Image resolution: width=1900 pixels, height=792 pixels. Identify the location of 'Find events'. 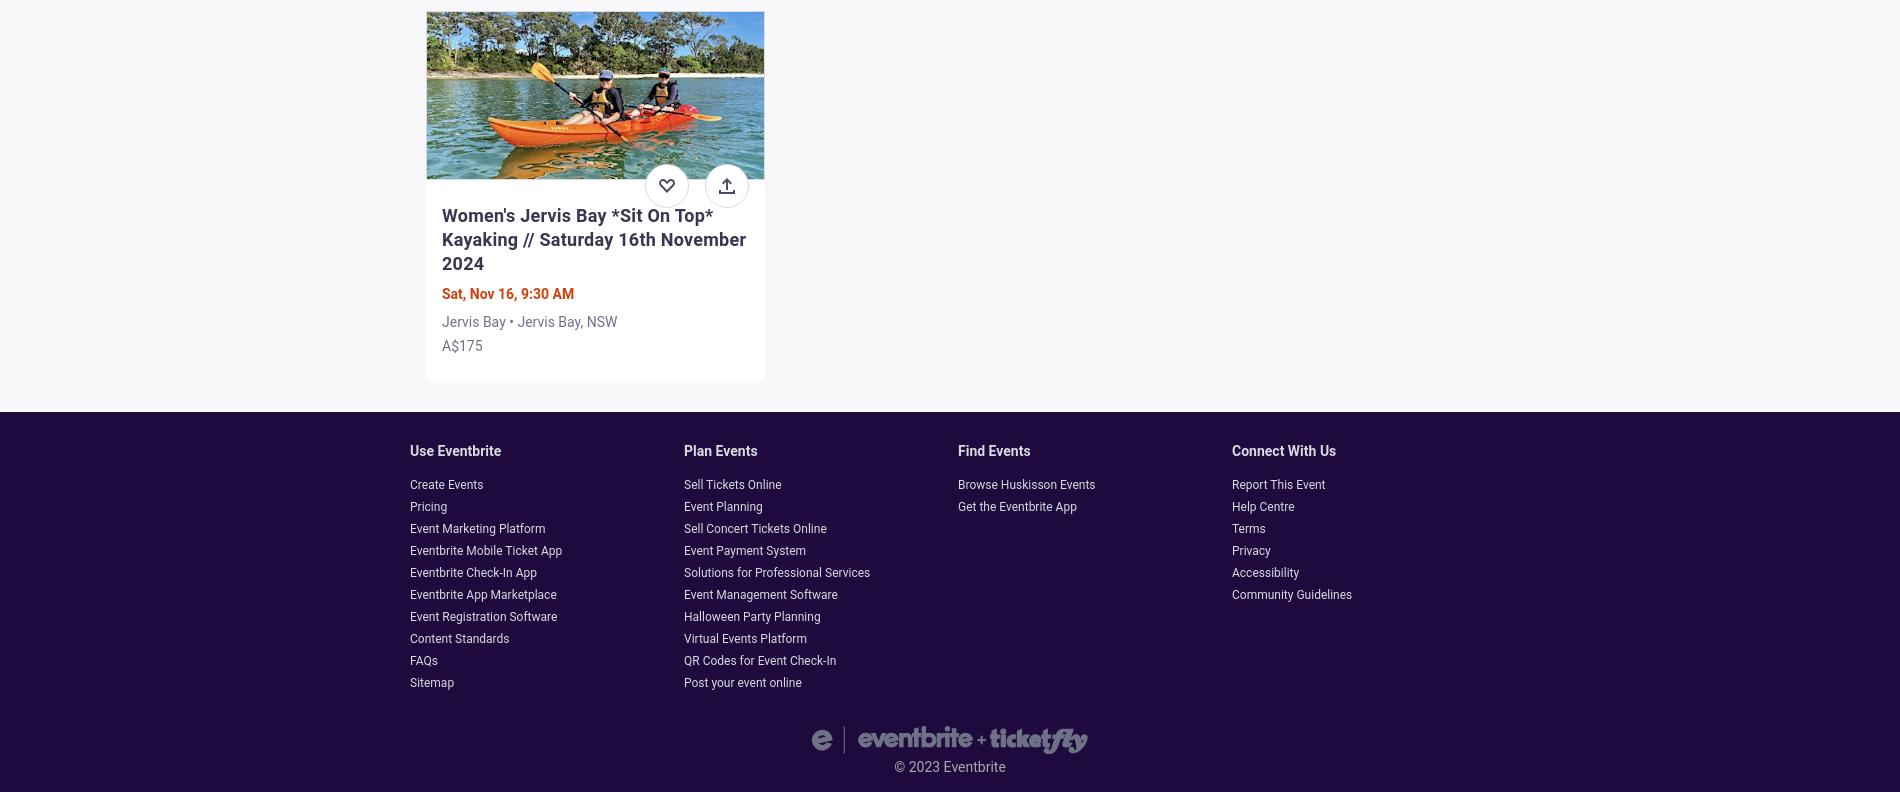
(994, 450).